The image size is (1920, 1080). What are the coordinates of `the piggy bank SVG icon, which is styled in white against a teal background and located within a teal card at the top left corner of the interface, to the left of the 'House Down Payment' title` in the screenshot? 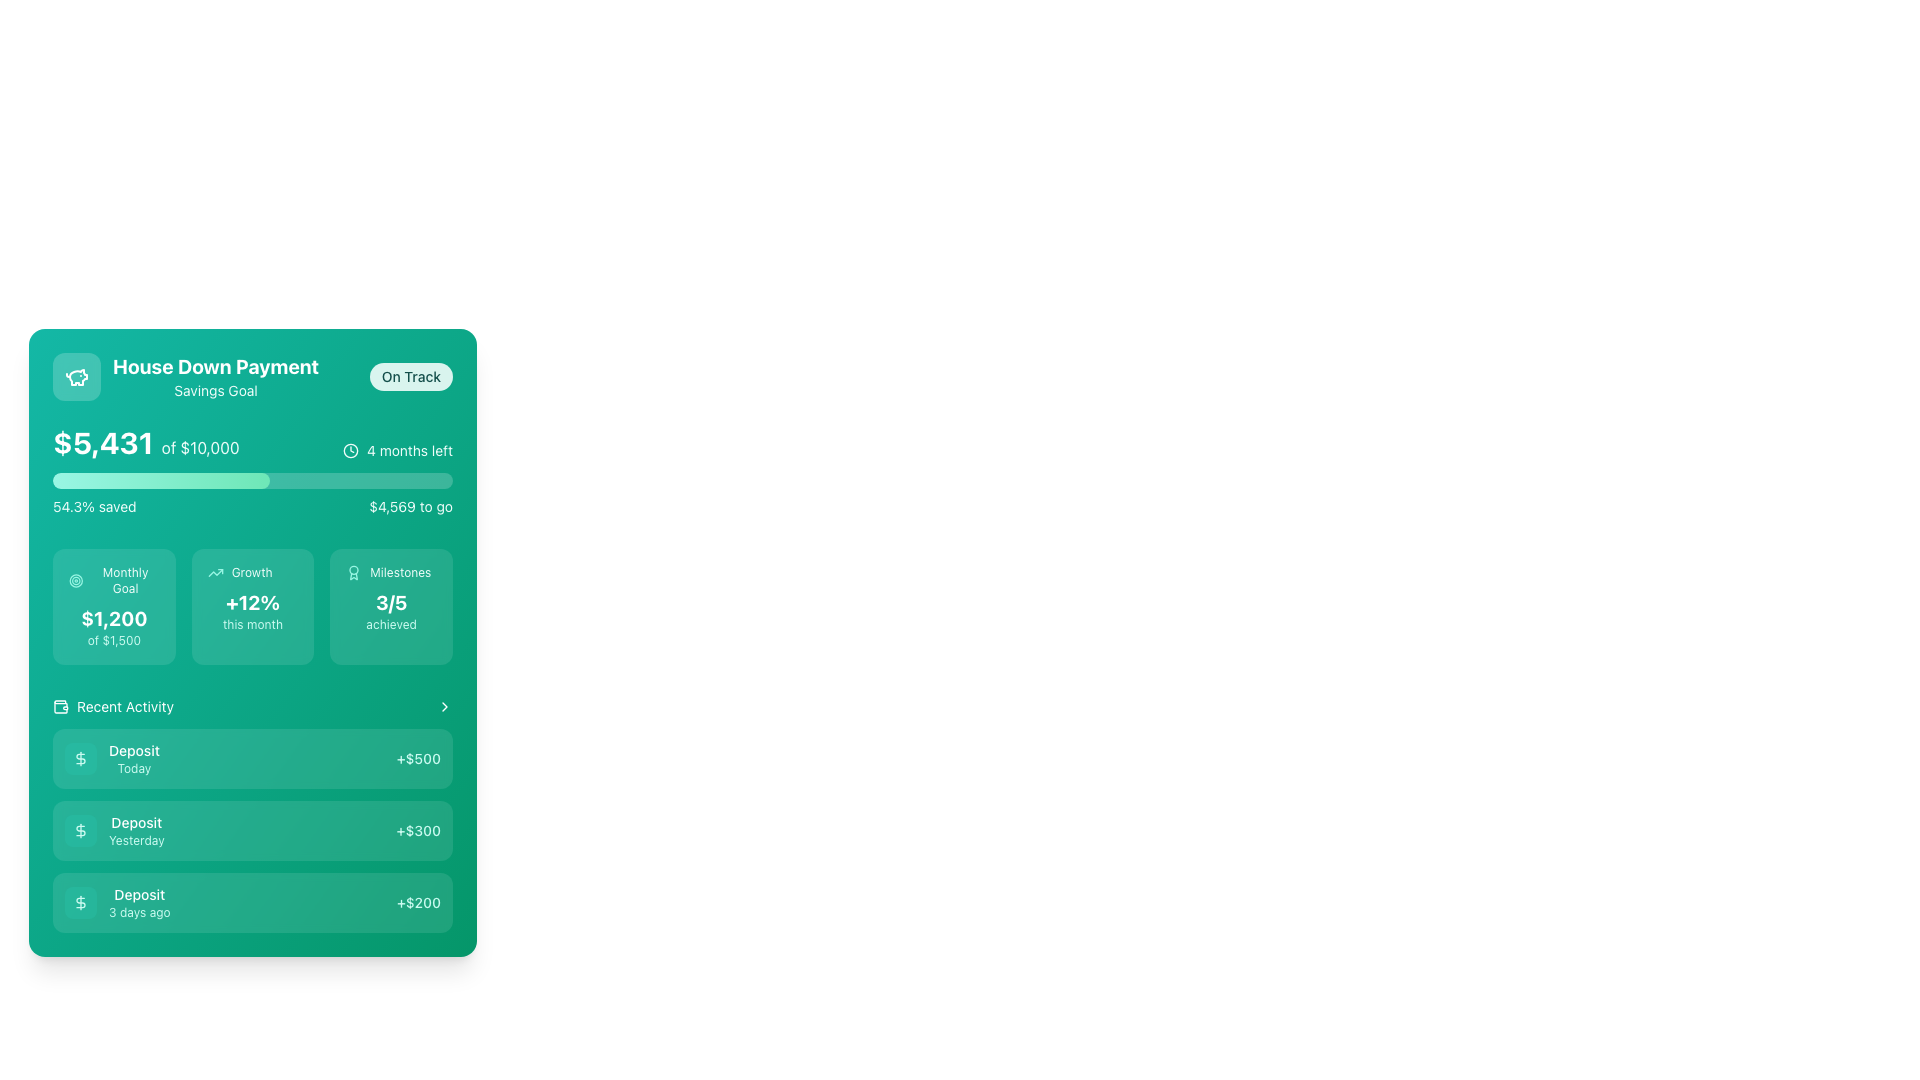 It's located at (76, 377).